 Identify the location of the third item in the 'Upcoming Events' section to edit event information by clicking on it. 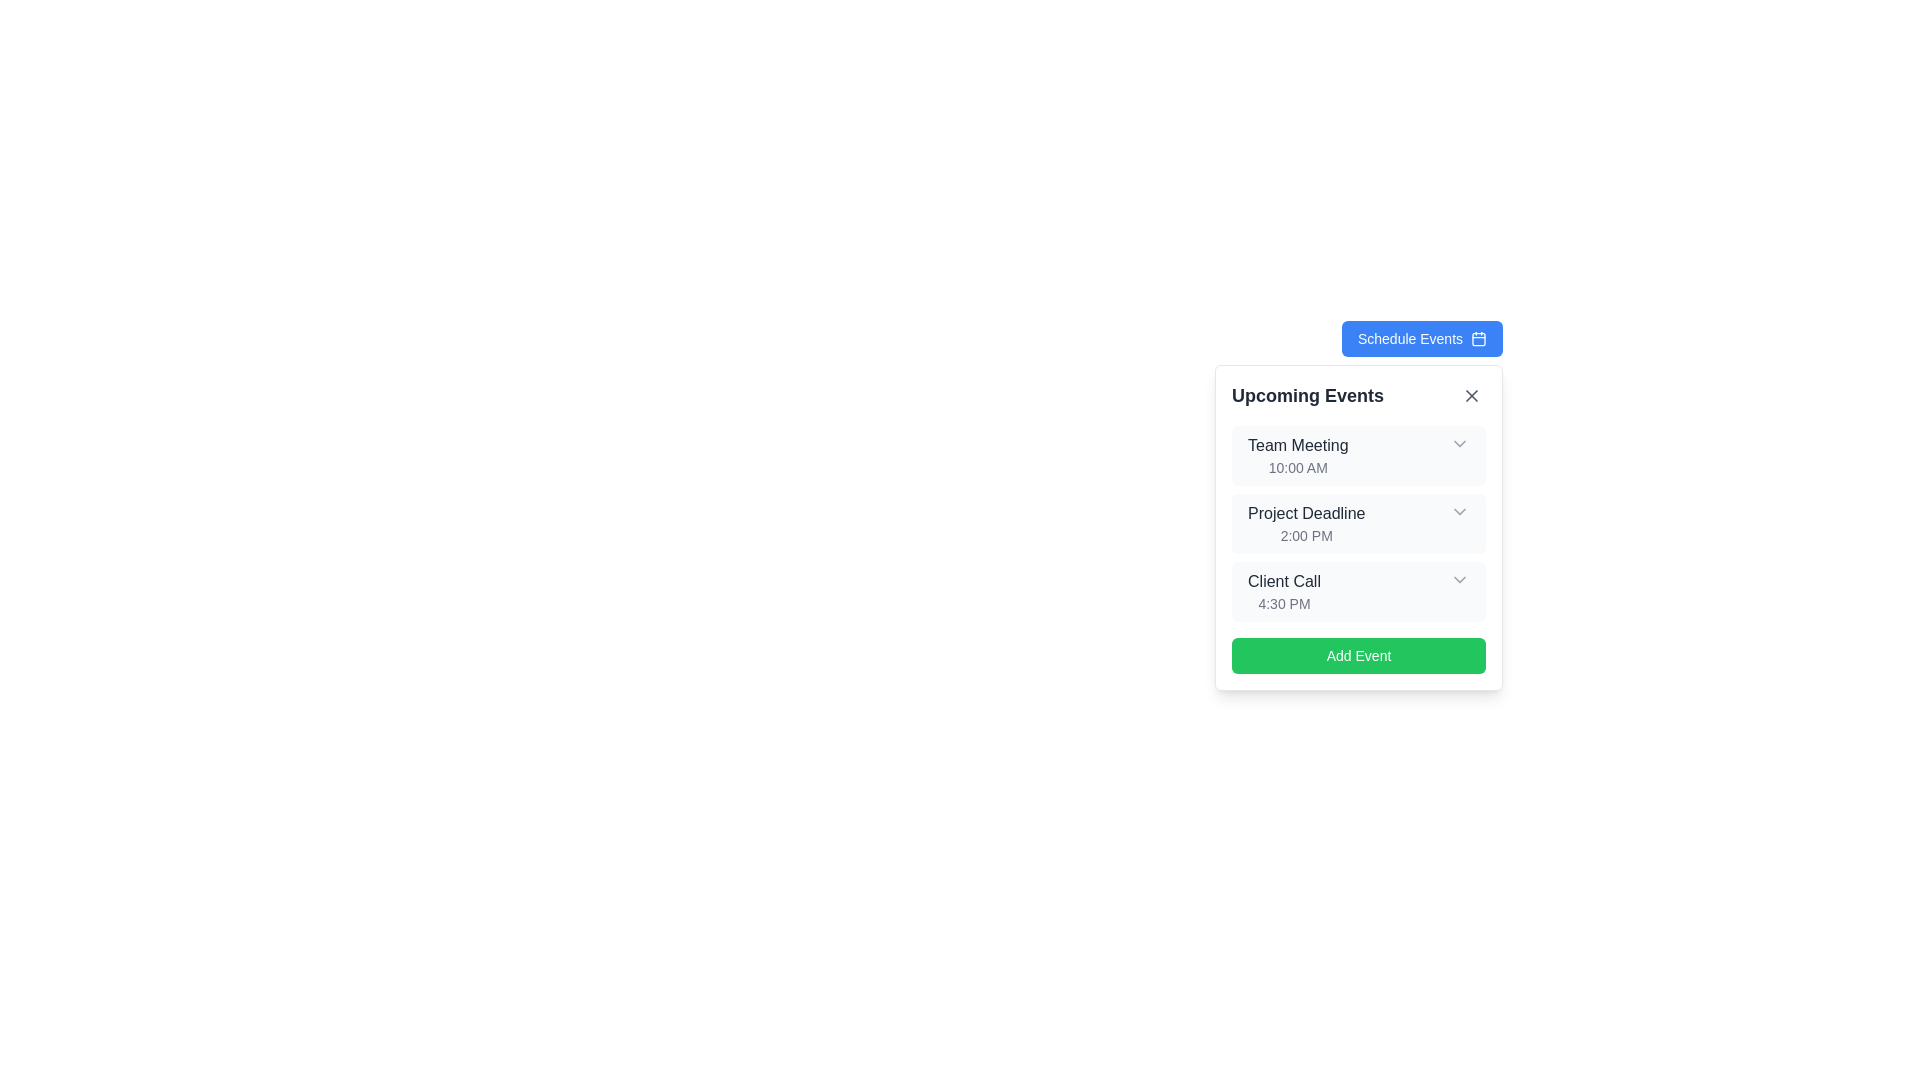
(1358, 590).